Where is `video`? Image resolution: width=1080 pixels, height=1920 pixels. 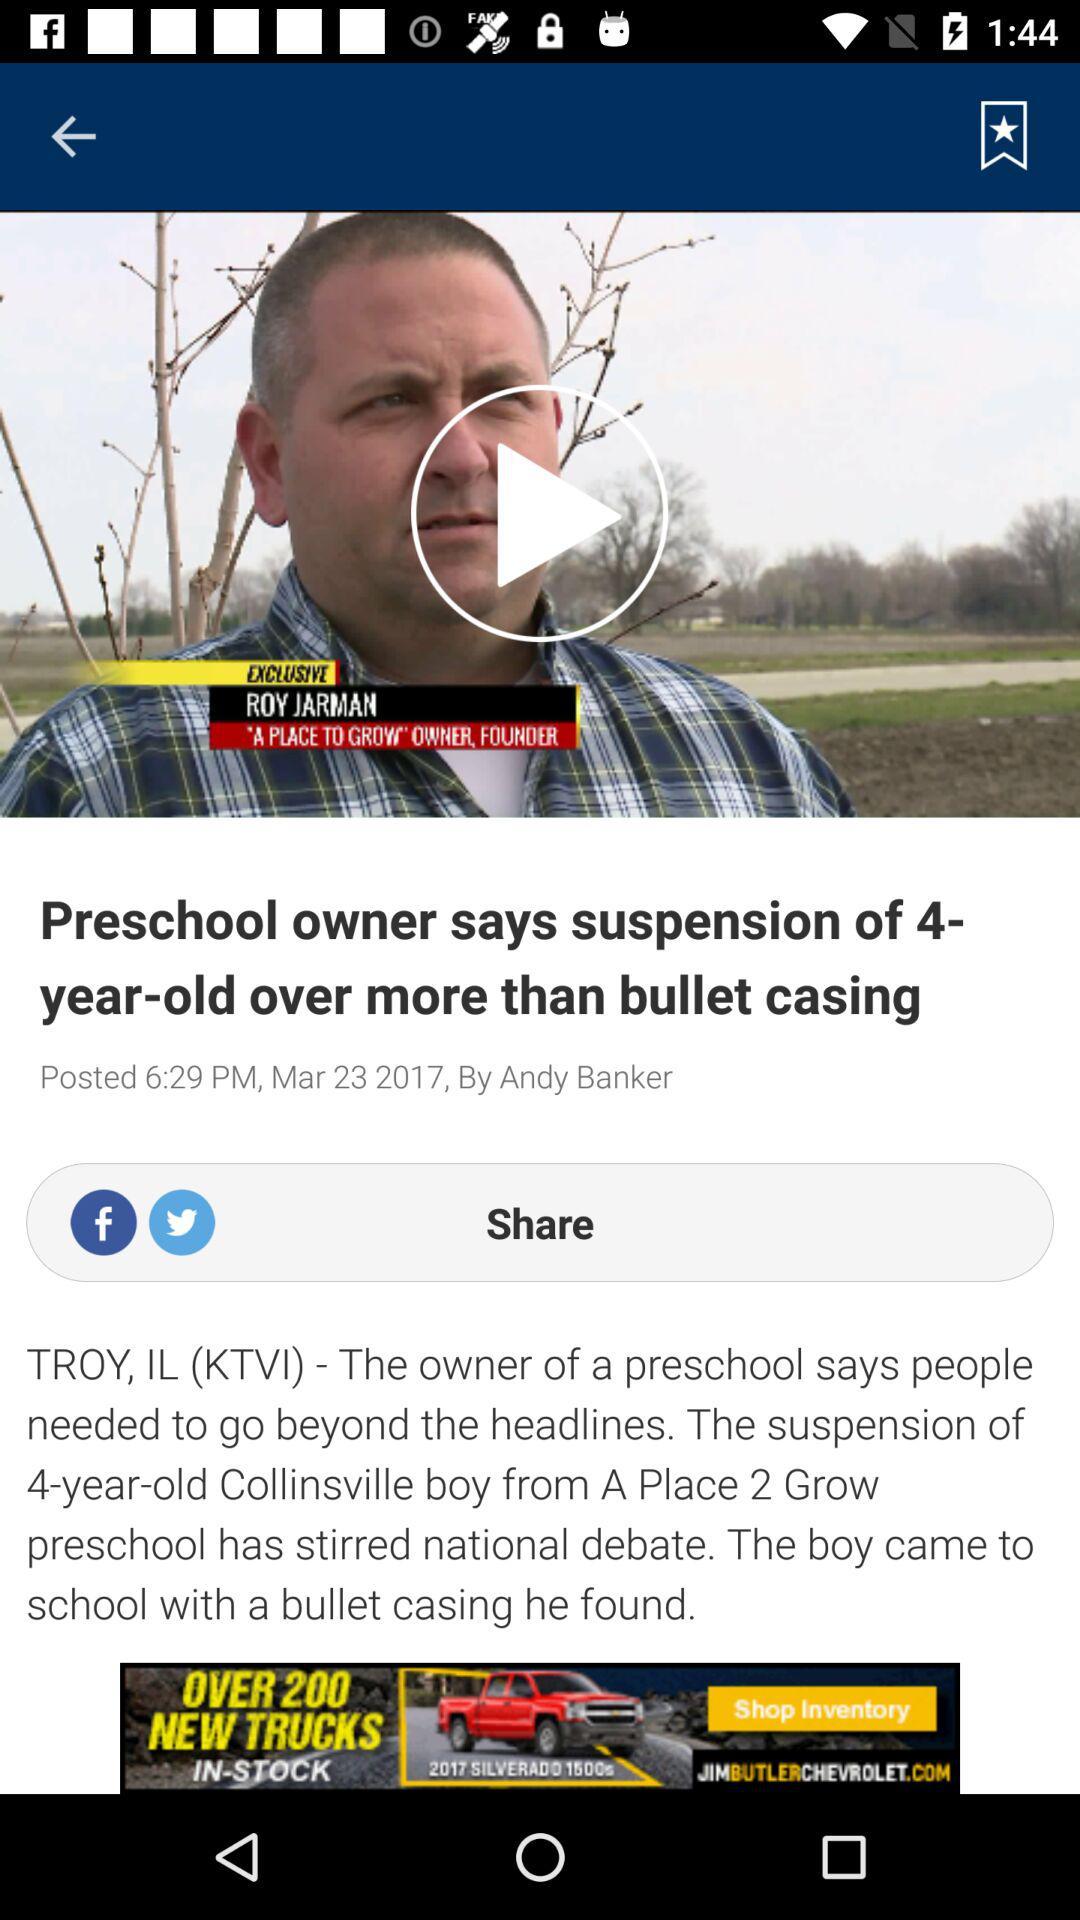
video is located at coordinates (538, 513).